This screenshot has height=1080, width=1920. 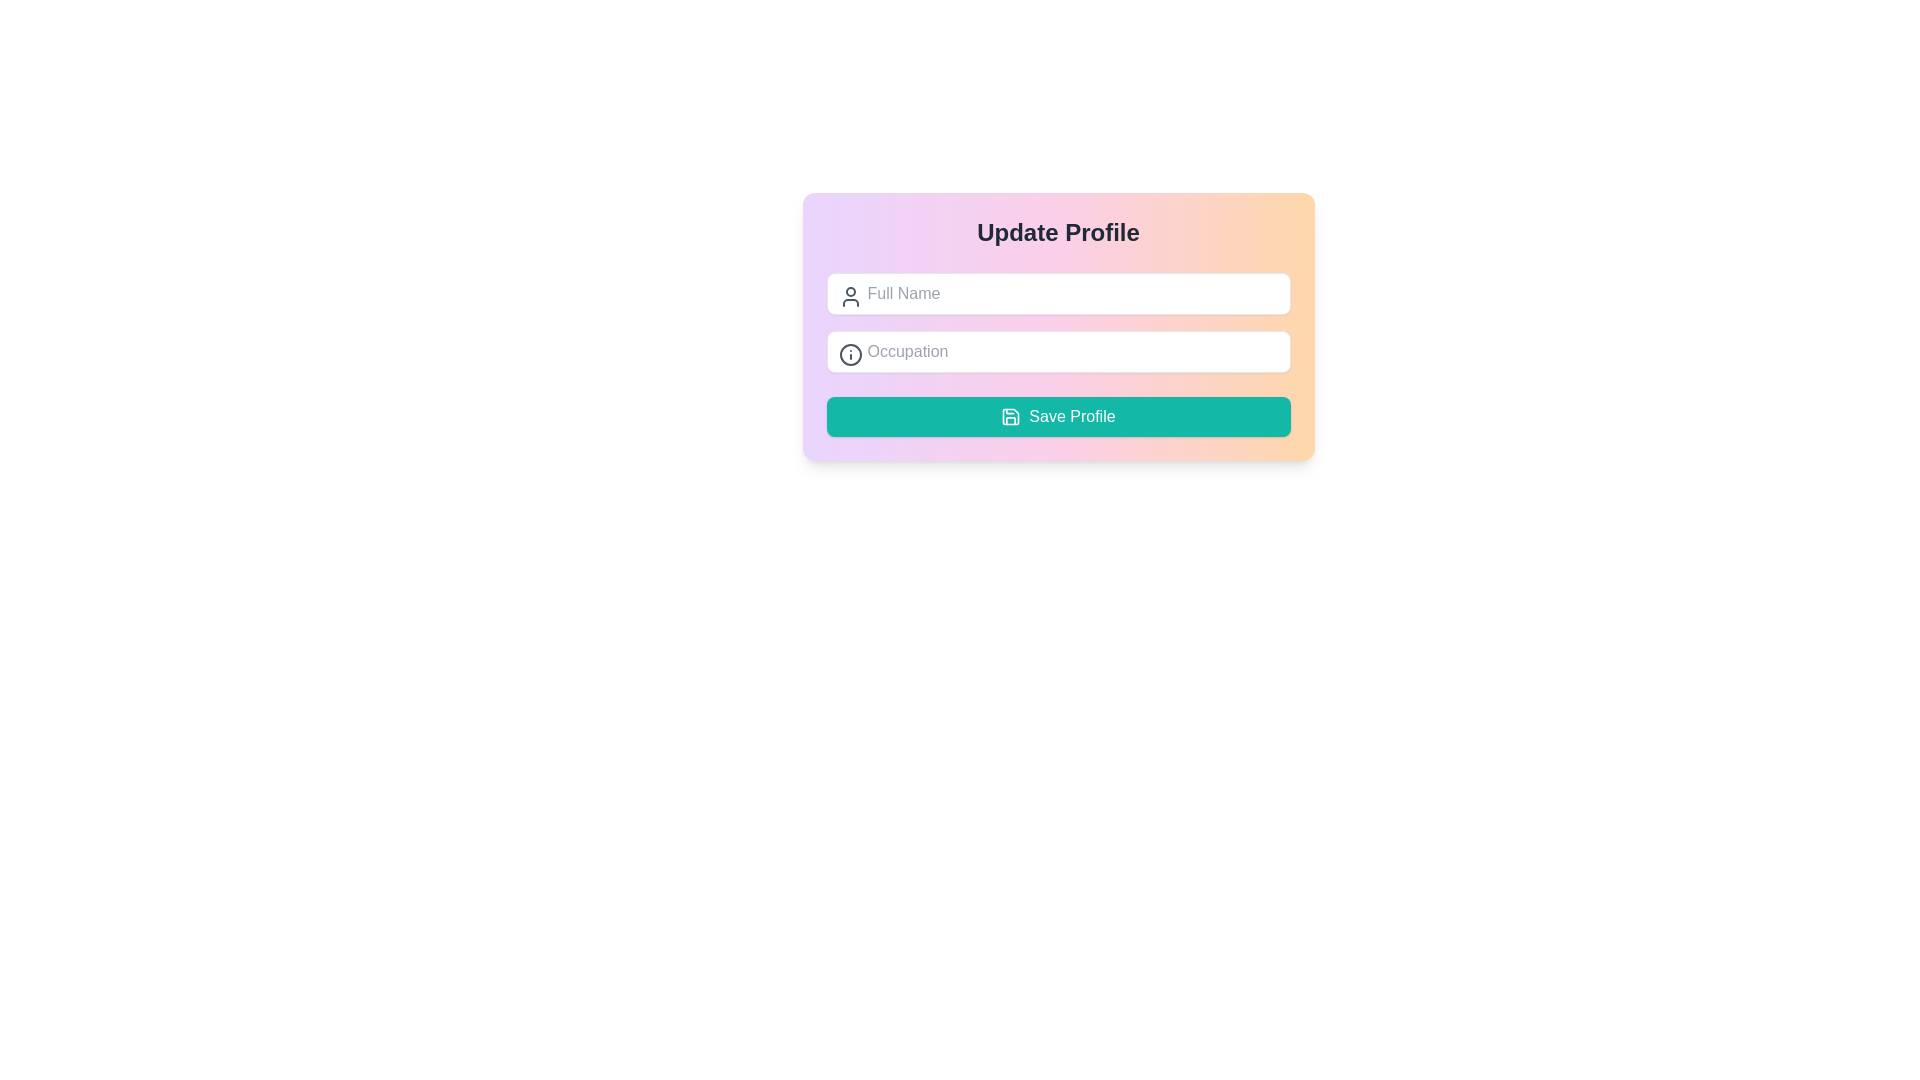 I want to click on the information indicator icon located to the left of the input field labeled 'Occupation', so click(x=850, y=353).